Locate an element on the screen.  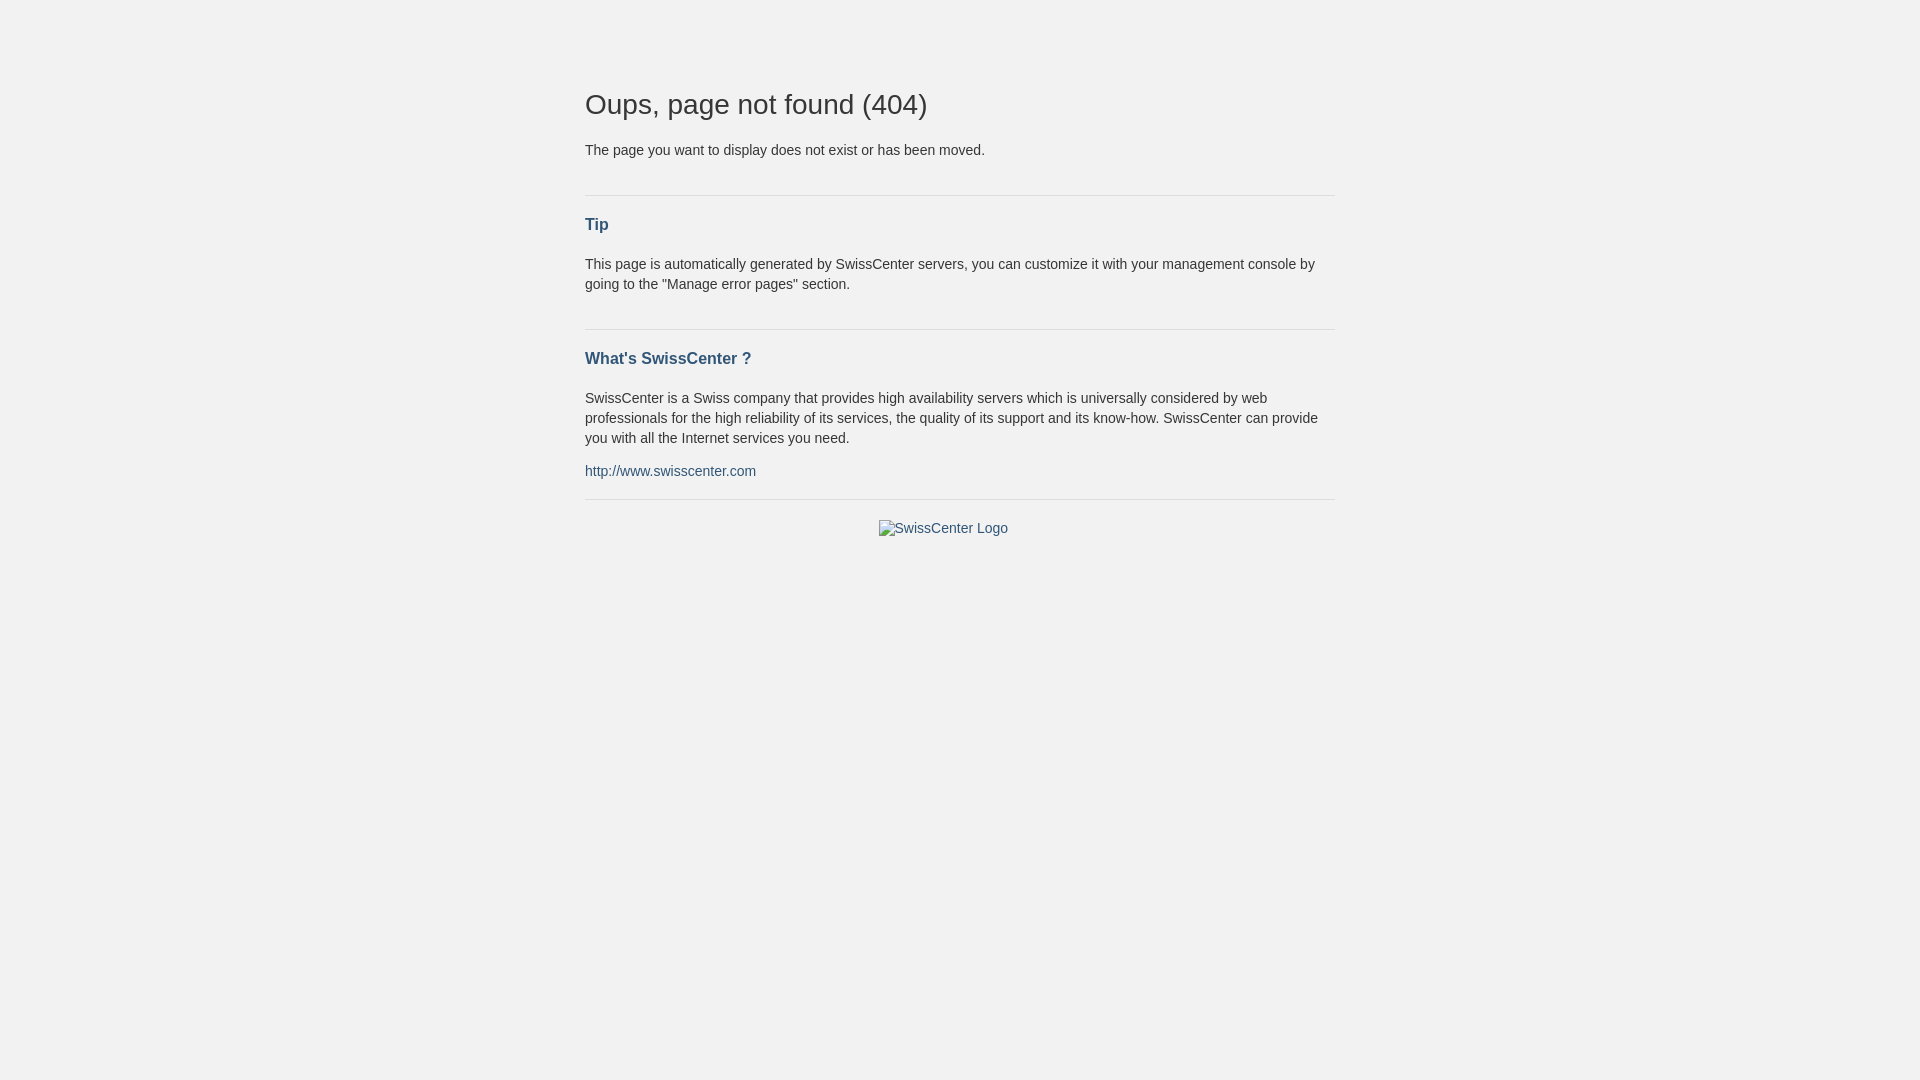
'http://www.swisscenter.com' is located at coordinates (670, 470).